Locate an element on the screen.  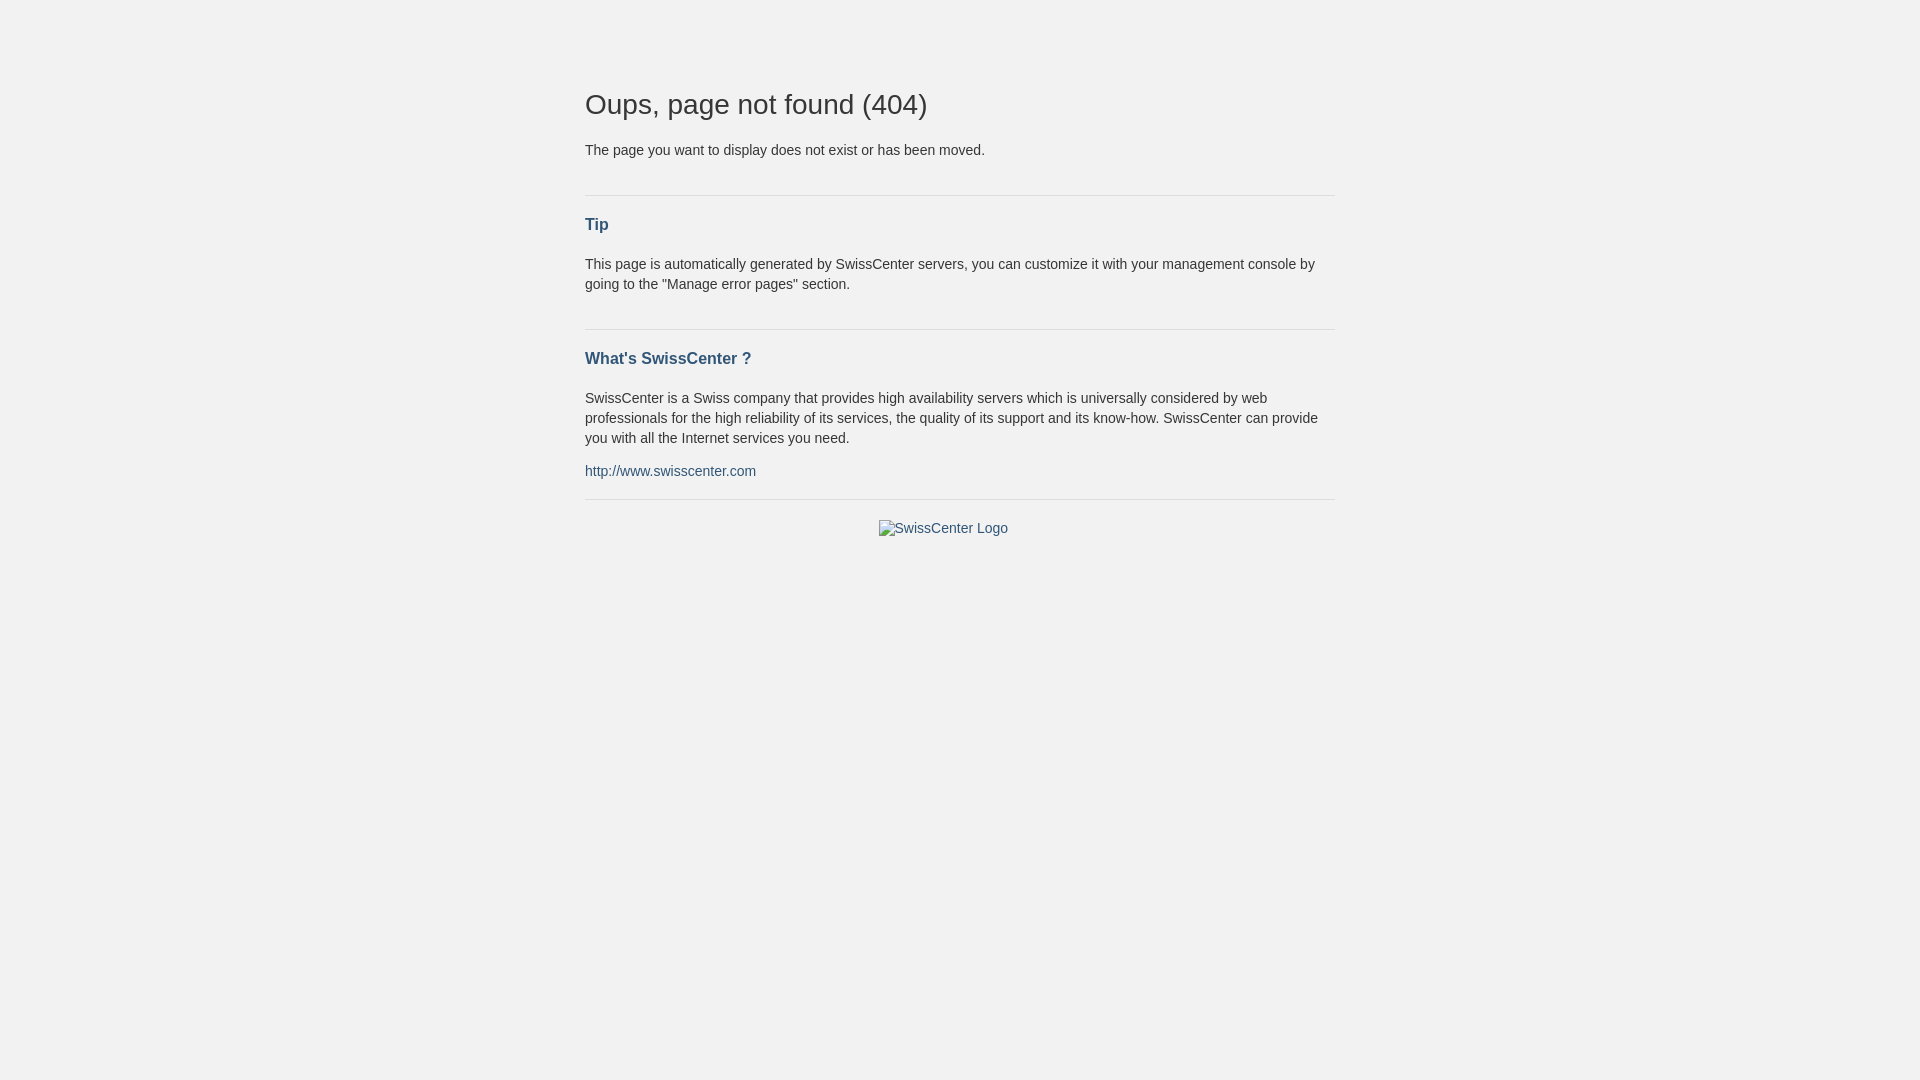
'http://www.swisscenter.com' is located at coordinates (670, 470).